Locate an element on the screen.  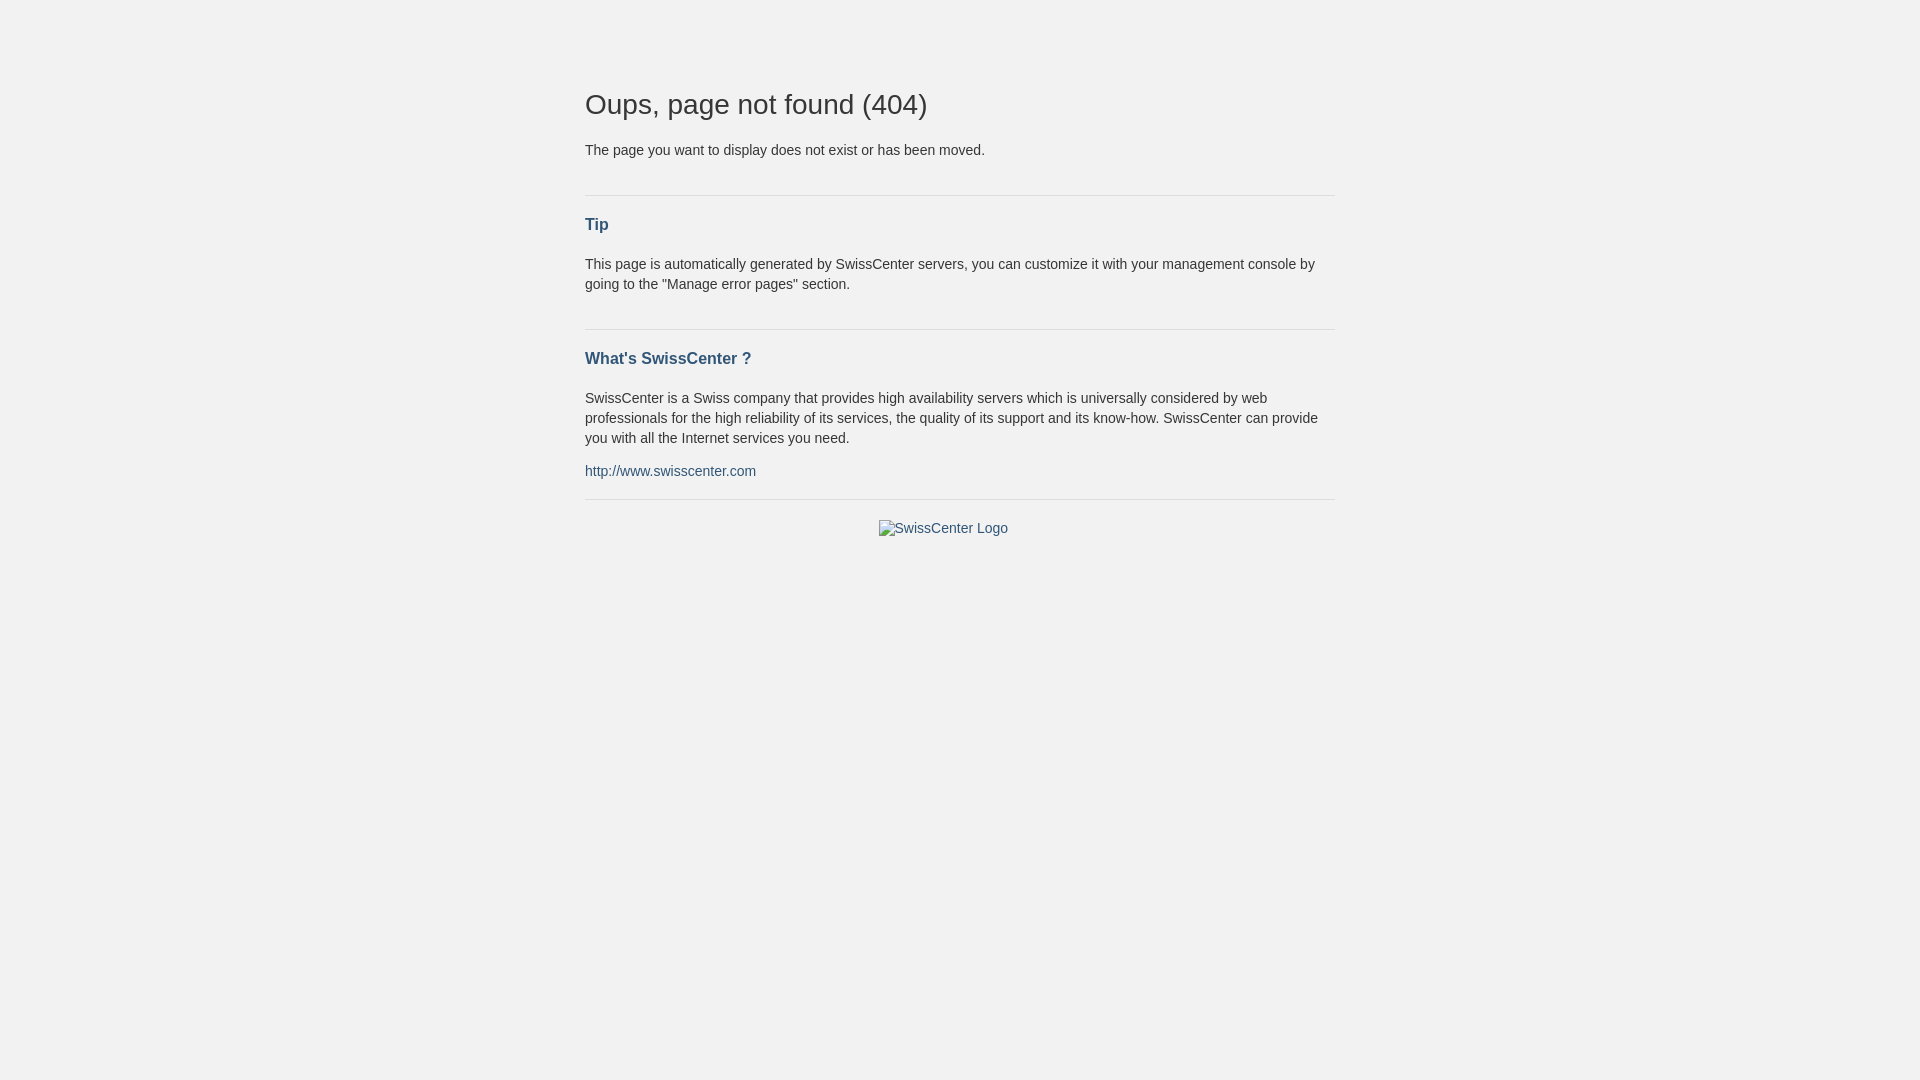
'http://www.swisscenter.com' is located at coordinates (670, 470).